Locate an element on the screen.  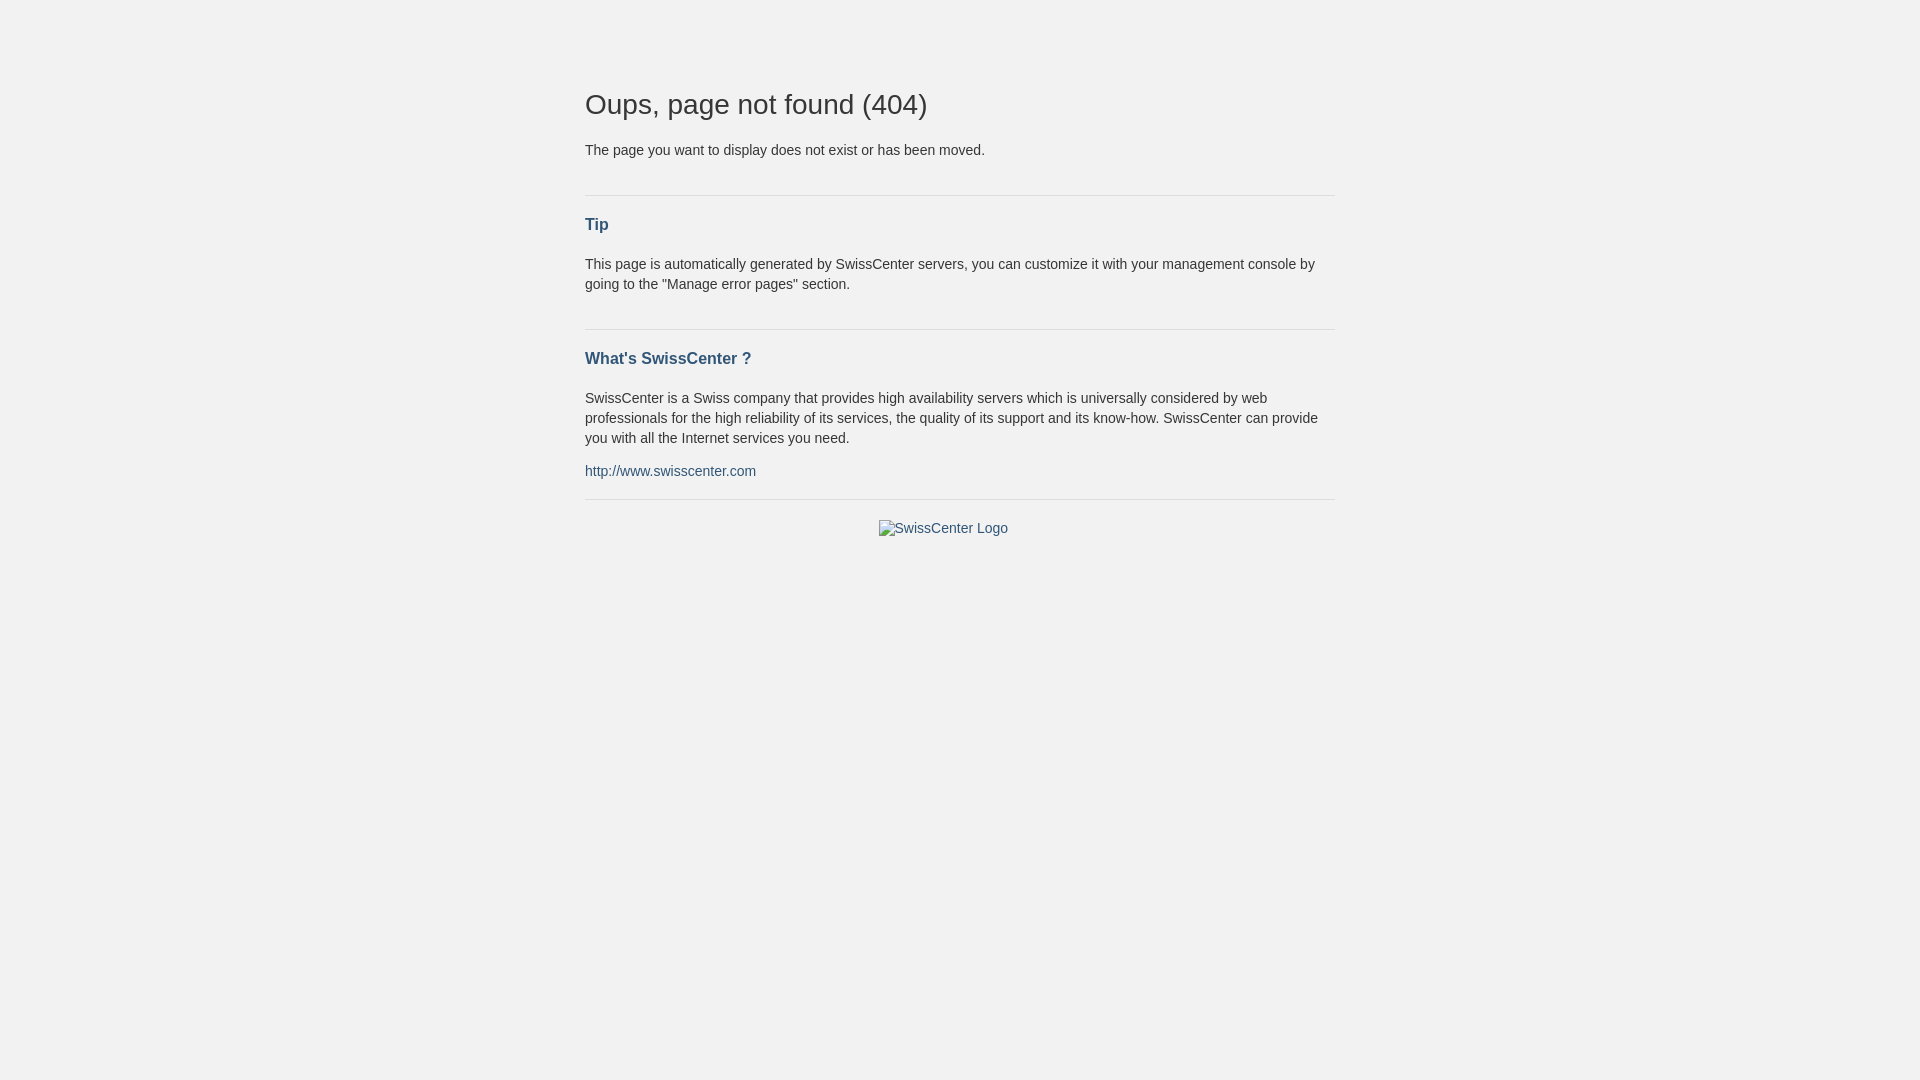
'http://www.swisscenter.com' is located at coordinates (670, 470).